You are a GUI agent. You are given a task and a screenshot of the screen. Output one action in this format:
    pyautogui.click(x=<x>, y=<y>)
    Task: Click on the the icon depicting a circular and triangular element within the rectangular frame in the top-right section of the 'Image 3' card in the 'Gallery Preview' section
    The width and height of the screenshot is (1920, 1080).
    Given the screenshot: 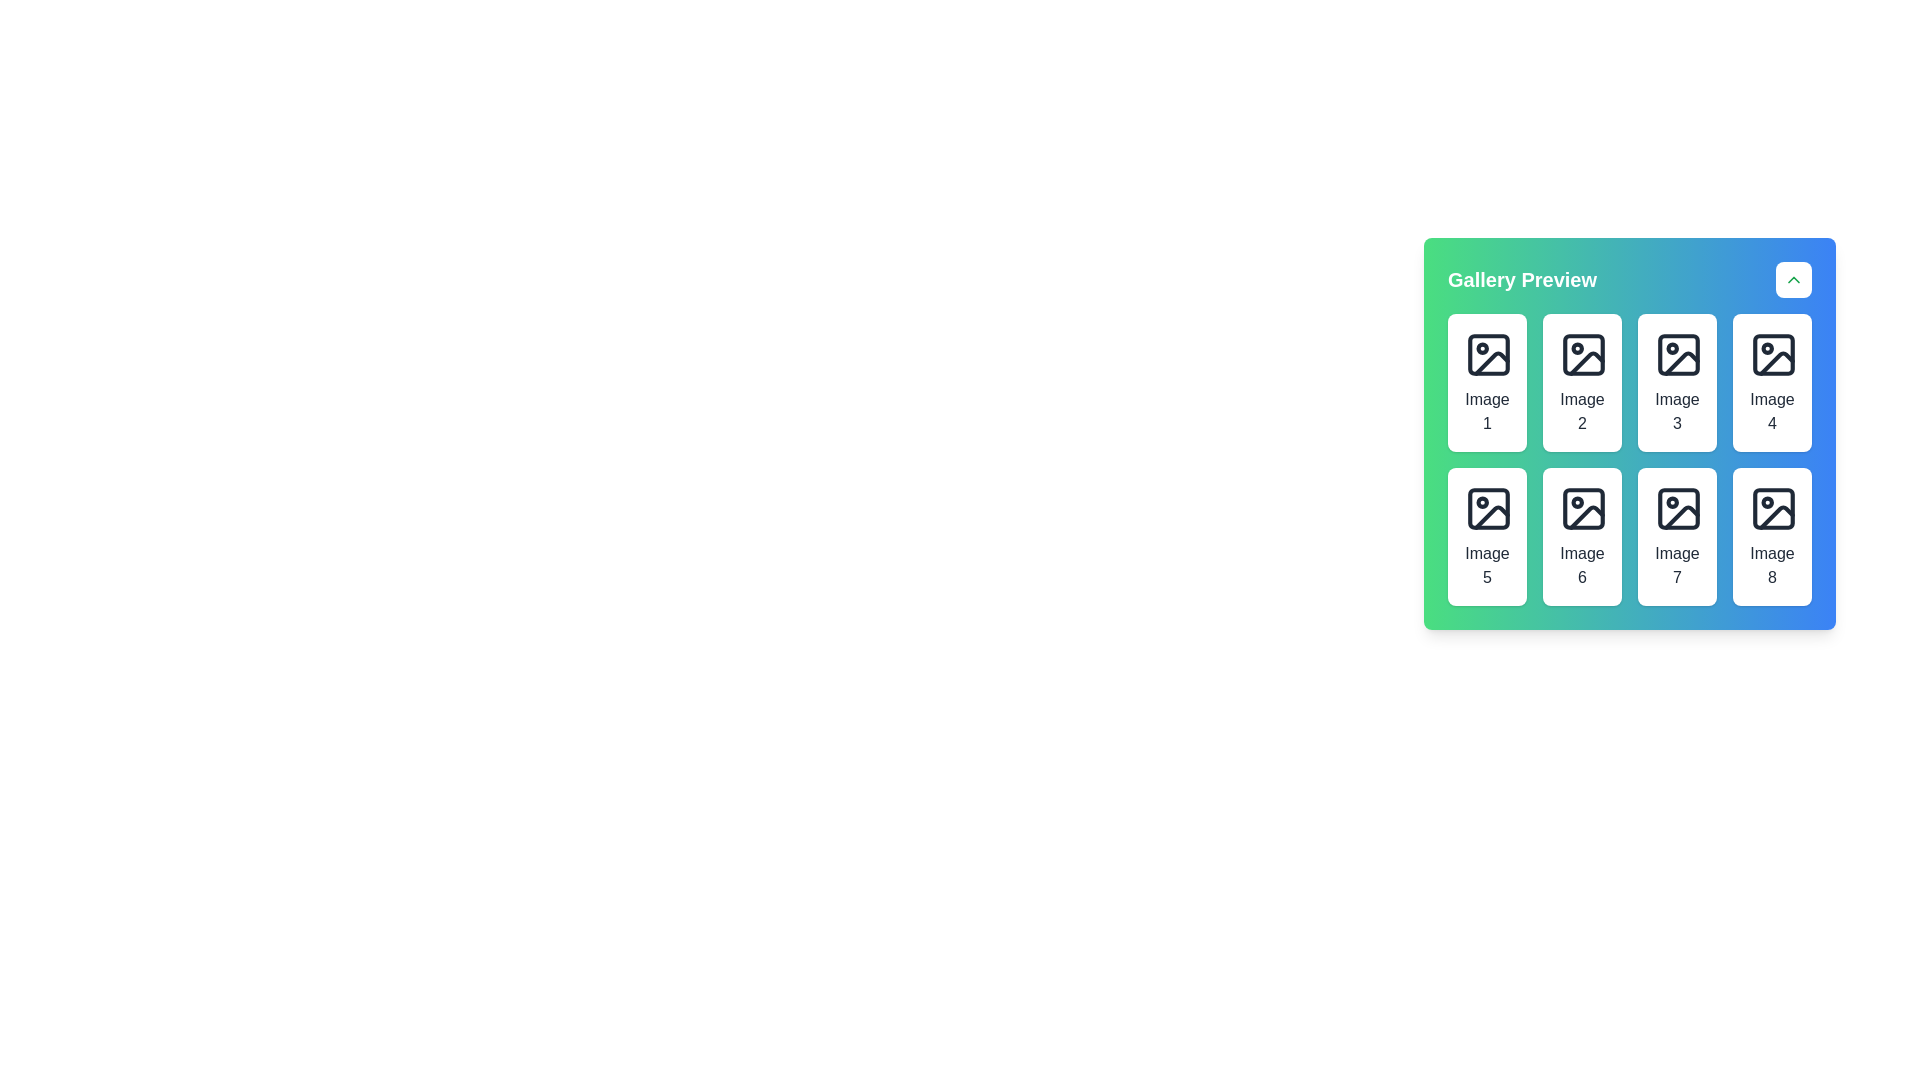 What is the action you would take?
    pyautogui.click(x=1679, y=353)
    